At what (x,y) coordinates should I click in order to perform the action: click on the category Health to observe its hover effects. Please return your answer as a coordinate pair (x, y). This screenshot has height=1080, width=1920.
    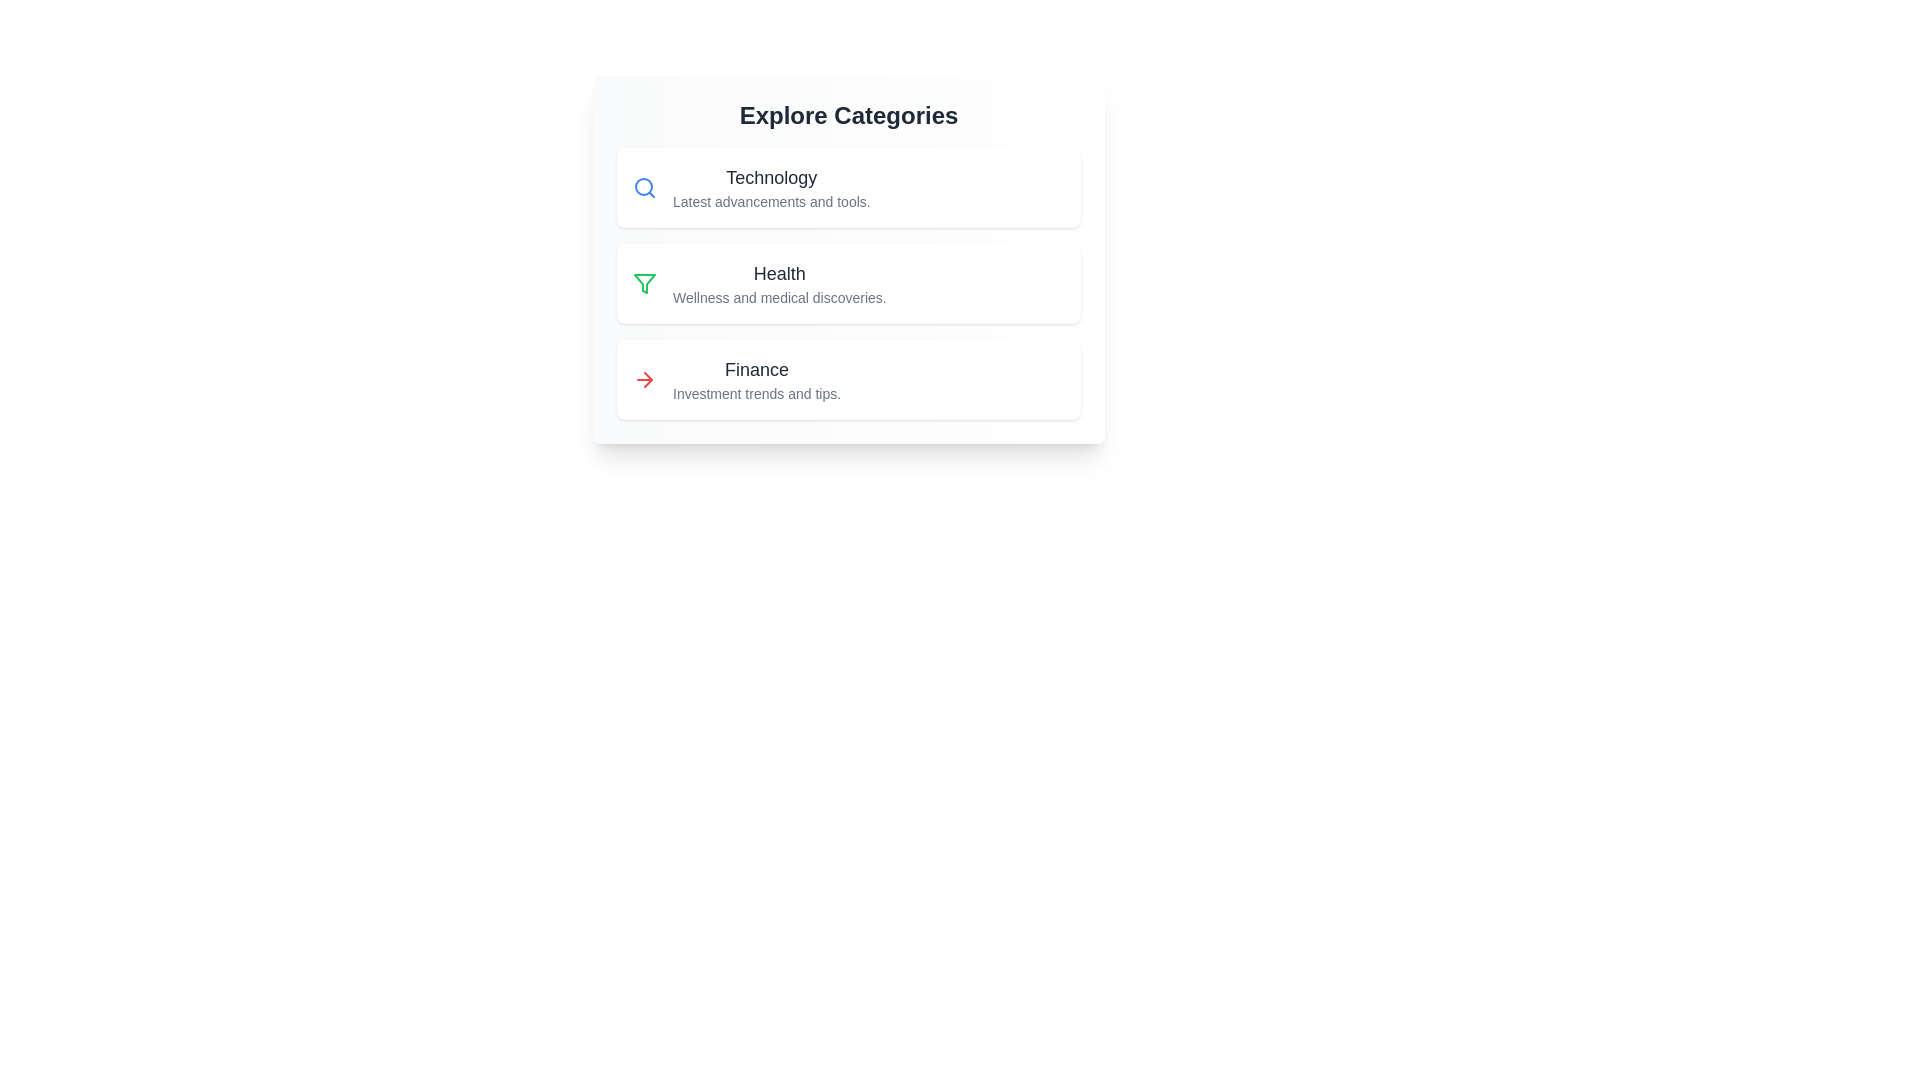
    Looking at the image, I should click on (849, 284).